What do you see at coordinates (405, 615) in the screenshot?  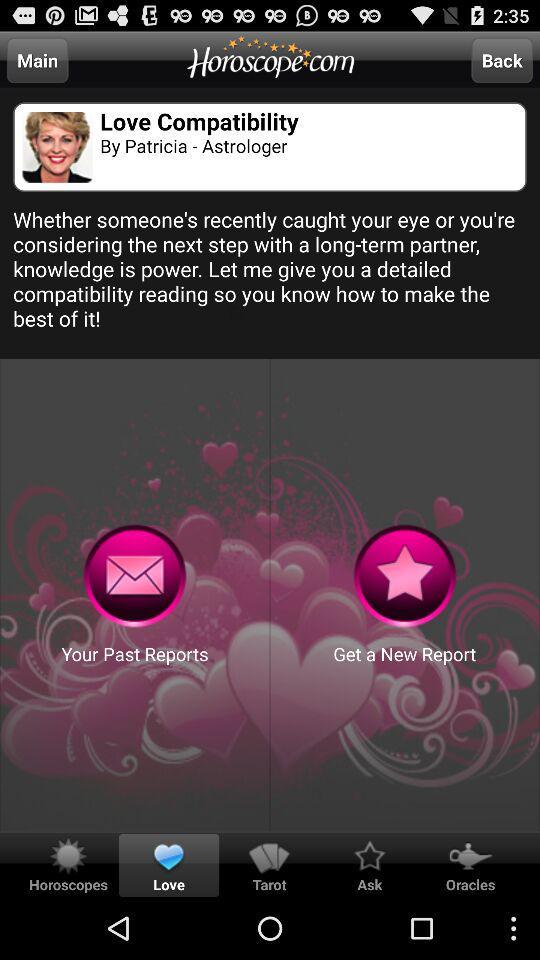 I see `the star icon` at bounding box center [405, 615].